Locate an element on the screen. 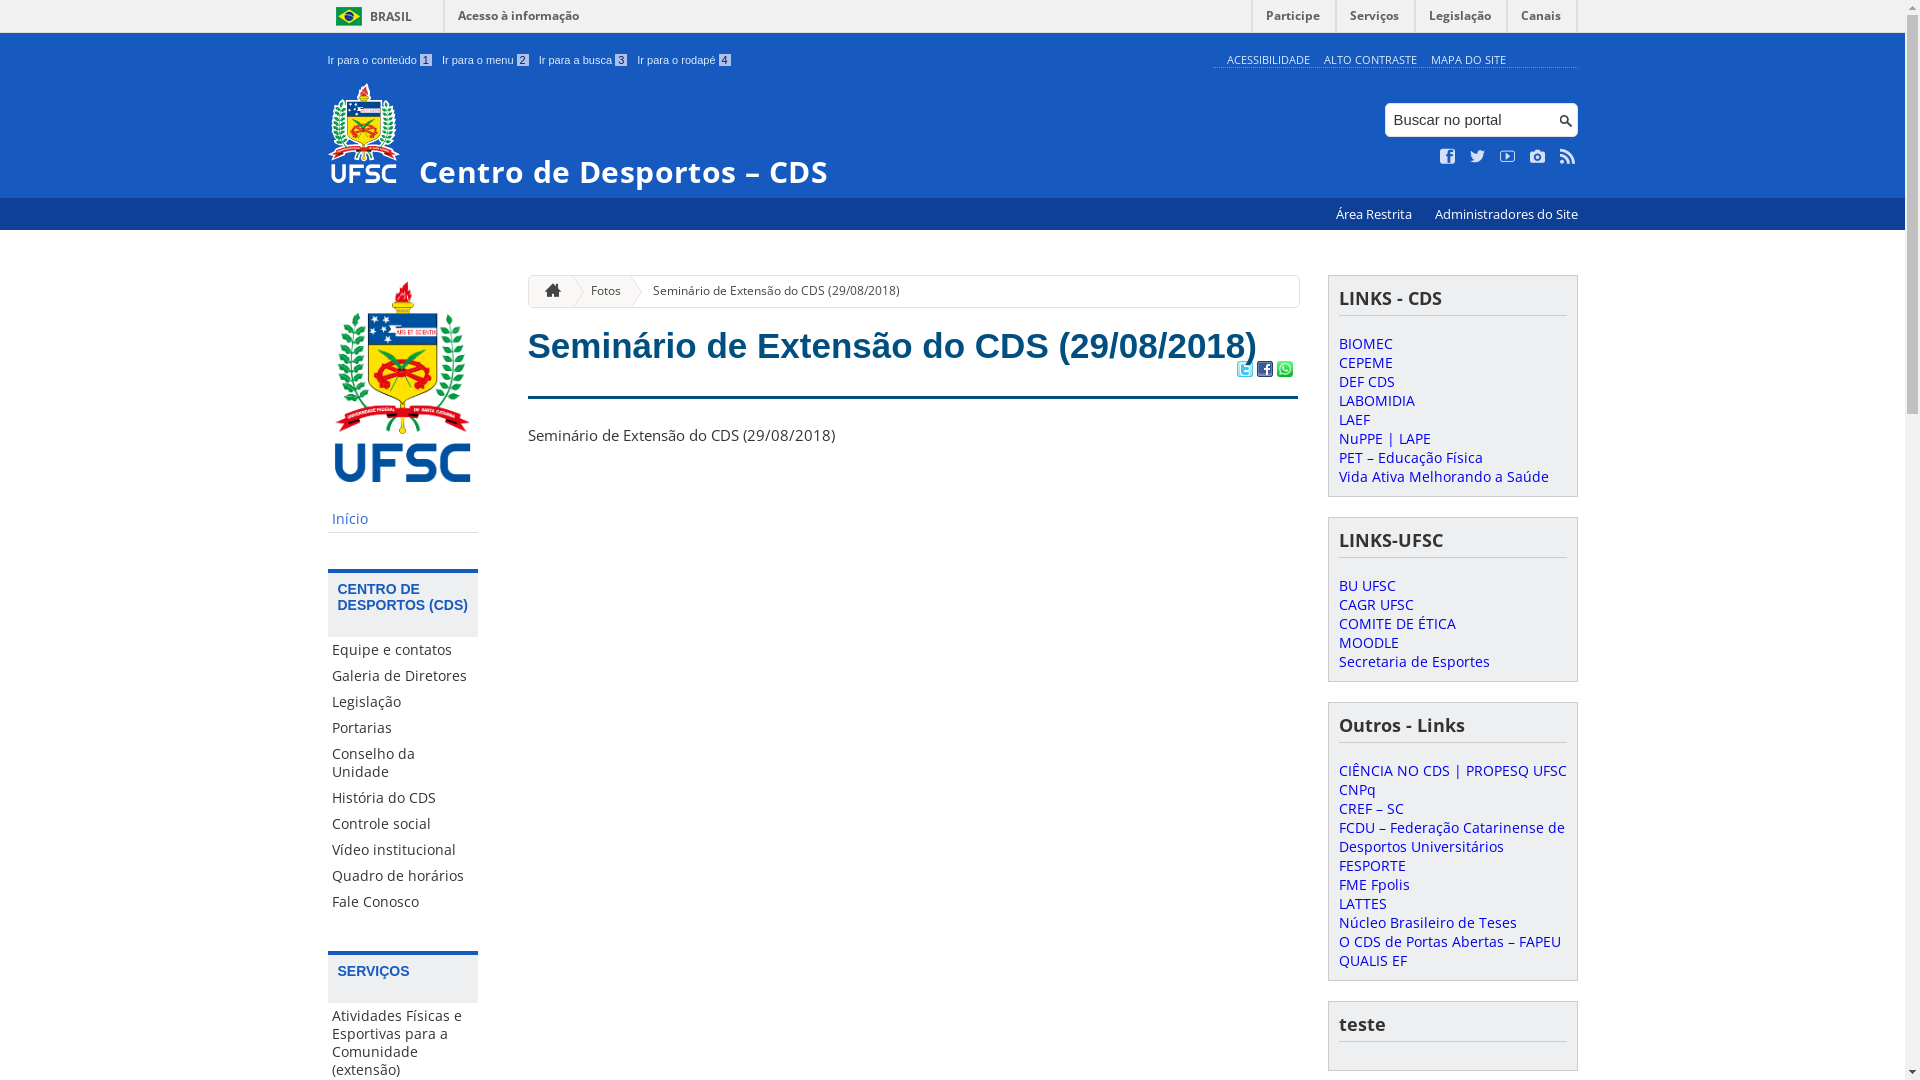  'Conselho da Unidade' is located at coordinates (327, 763).